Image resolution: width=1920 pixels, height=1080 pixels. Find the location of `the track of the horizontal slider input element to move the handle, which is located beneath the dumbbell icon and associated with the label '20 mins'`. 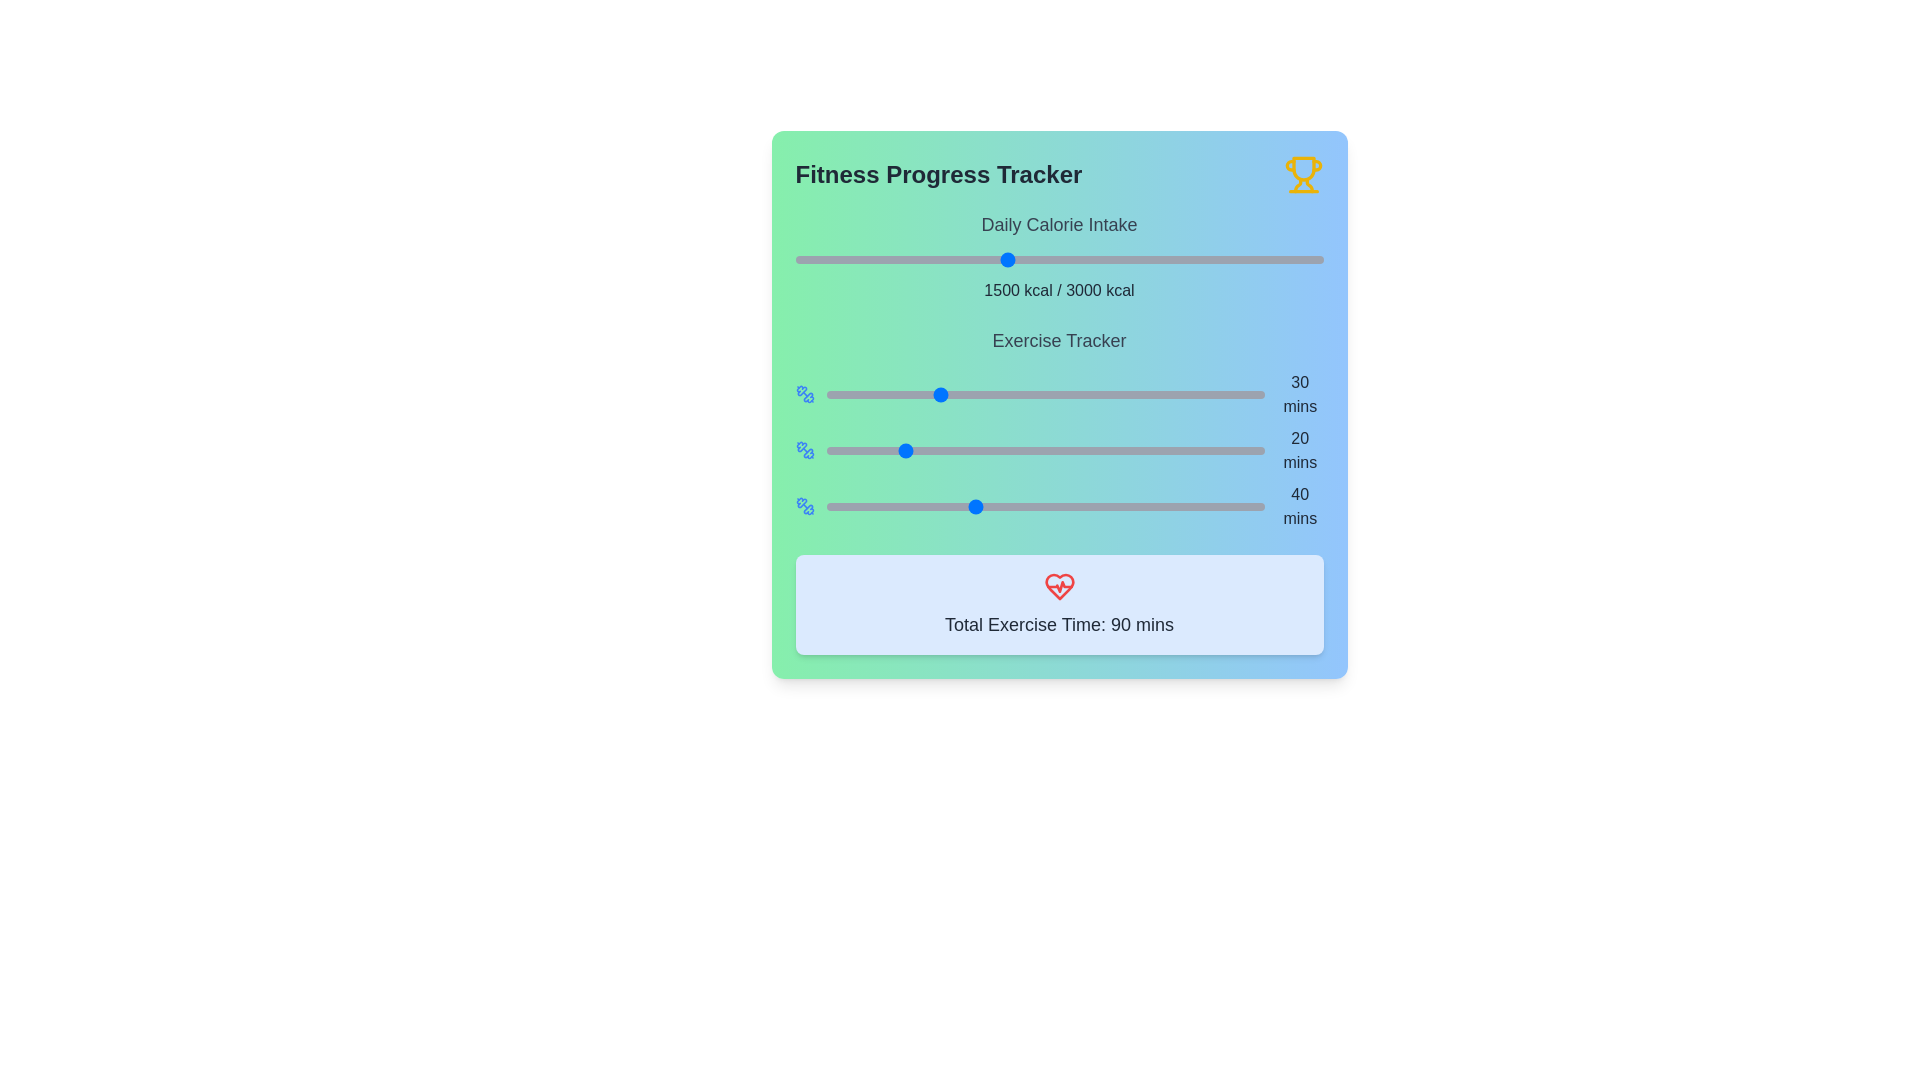

the track of the horizontal slider input element to move the handle, which is located beneath the dumbbell icon and associated with the label '20 mins' is located at coordinates (1045, 451).